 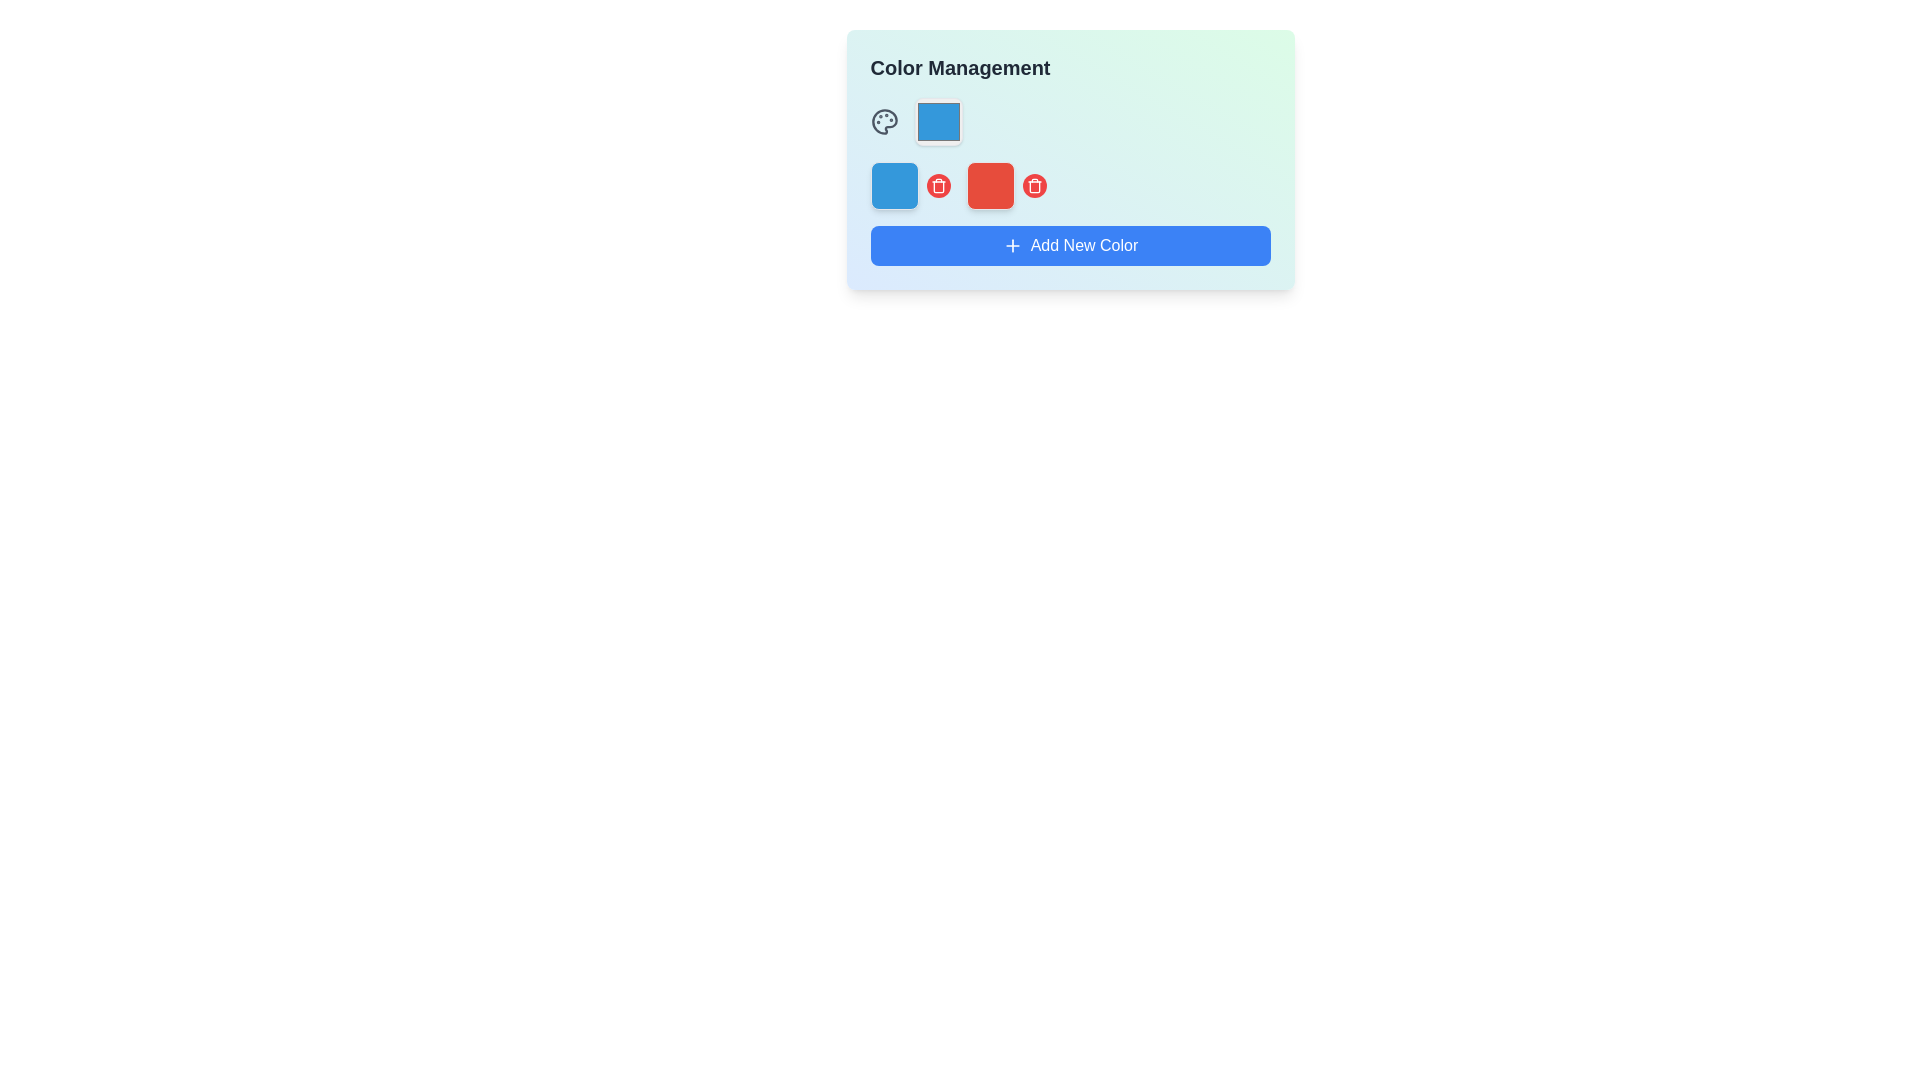 I want to click on the small painter's palette icon located in the leftmost position of the horizontal row within the 'Color Management' interface box, so click(x=883, y=122).